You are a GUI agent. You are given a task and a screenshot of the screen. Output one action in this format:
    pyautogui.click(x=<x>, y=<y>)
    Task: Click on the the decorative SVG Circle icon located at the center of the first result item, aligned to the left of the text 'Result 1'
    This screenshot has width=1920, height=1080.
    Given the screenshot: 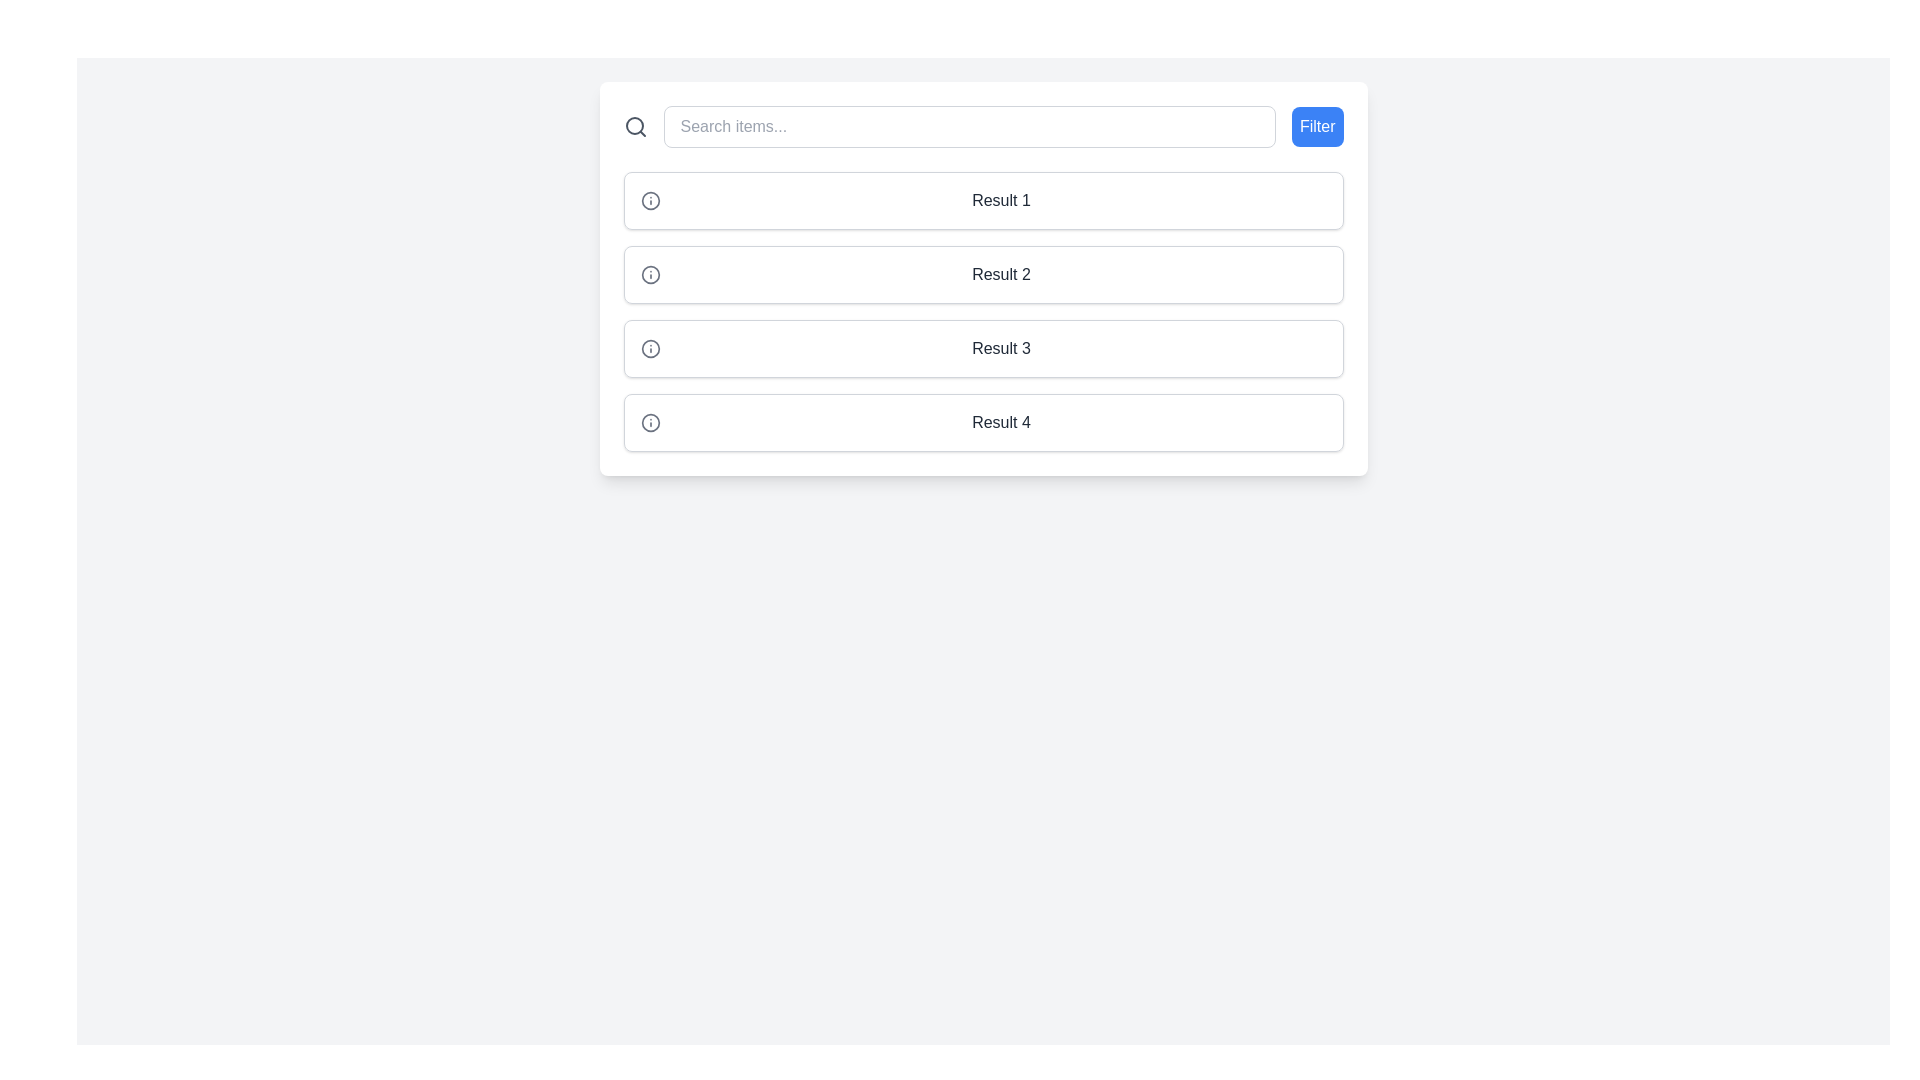 What is the action you would take?
    pyautogui.click(x=650, y=200)
    